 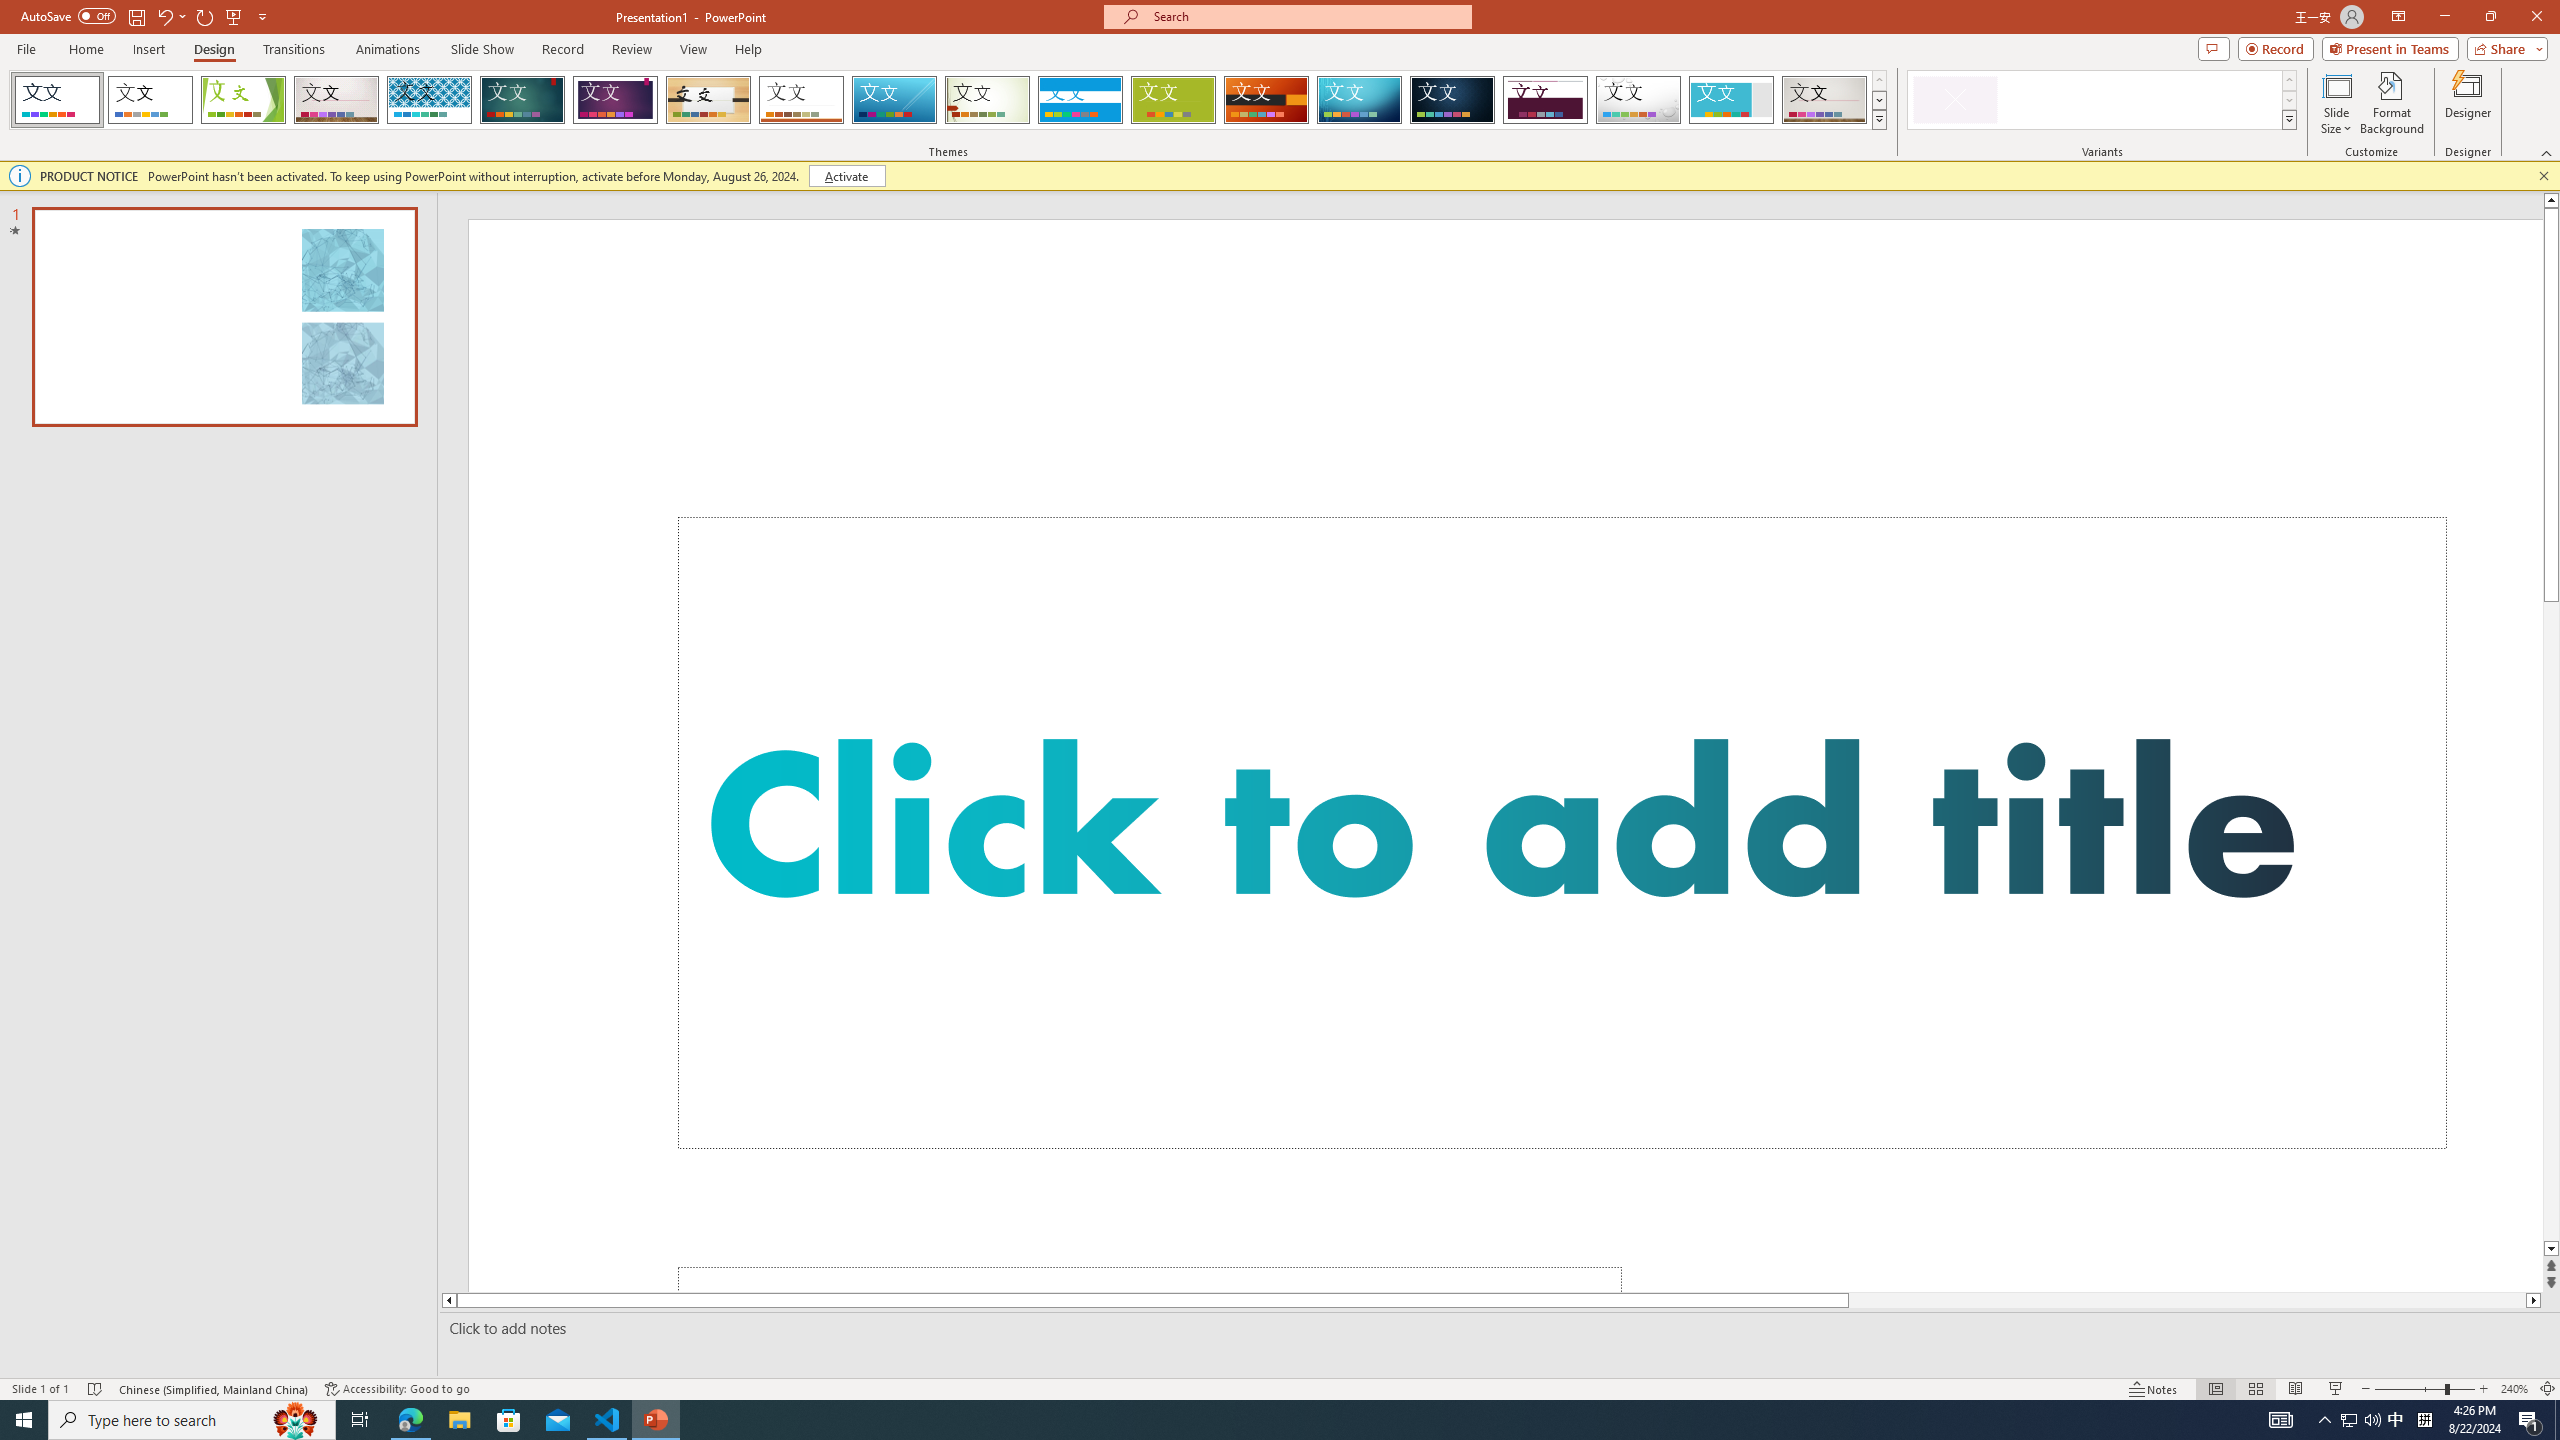 I want to click on 'Variants', so click(x=2287, y=118).